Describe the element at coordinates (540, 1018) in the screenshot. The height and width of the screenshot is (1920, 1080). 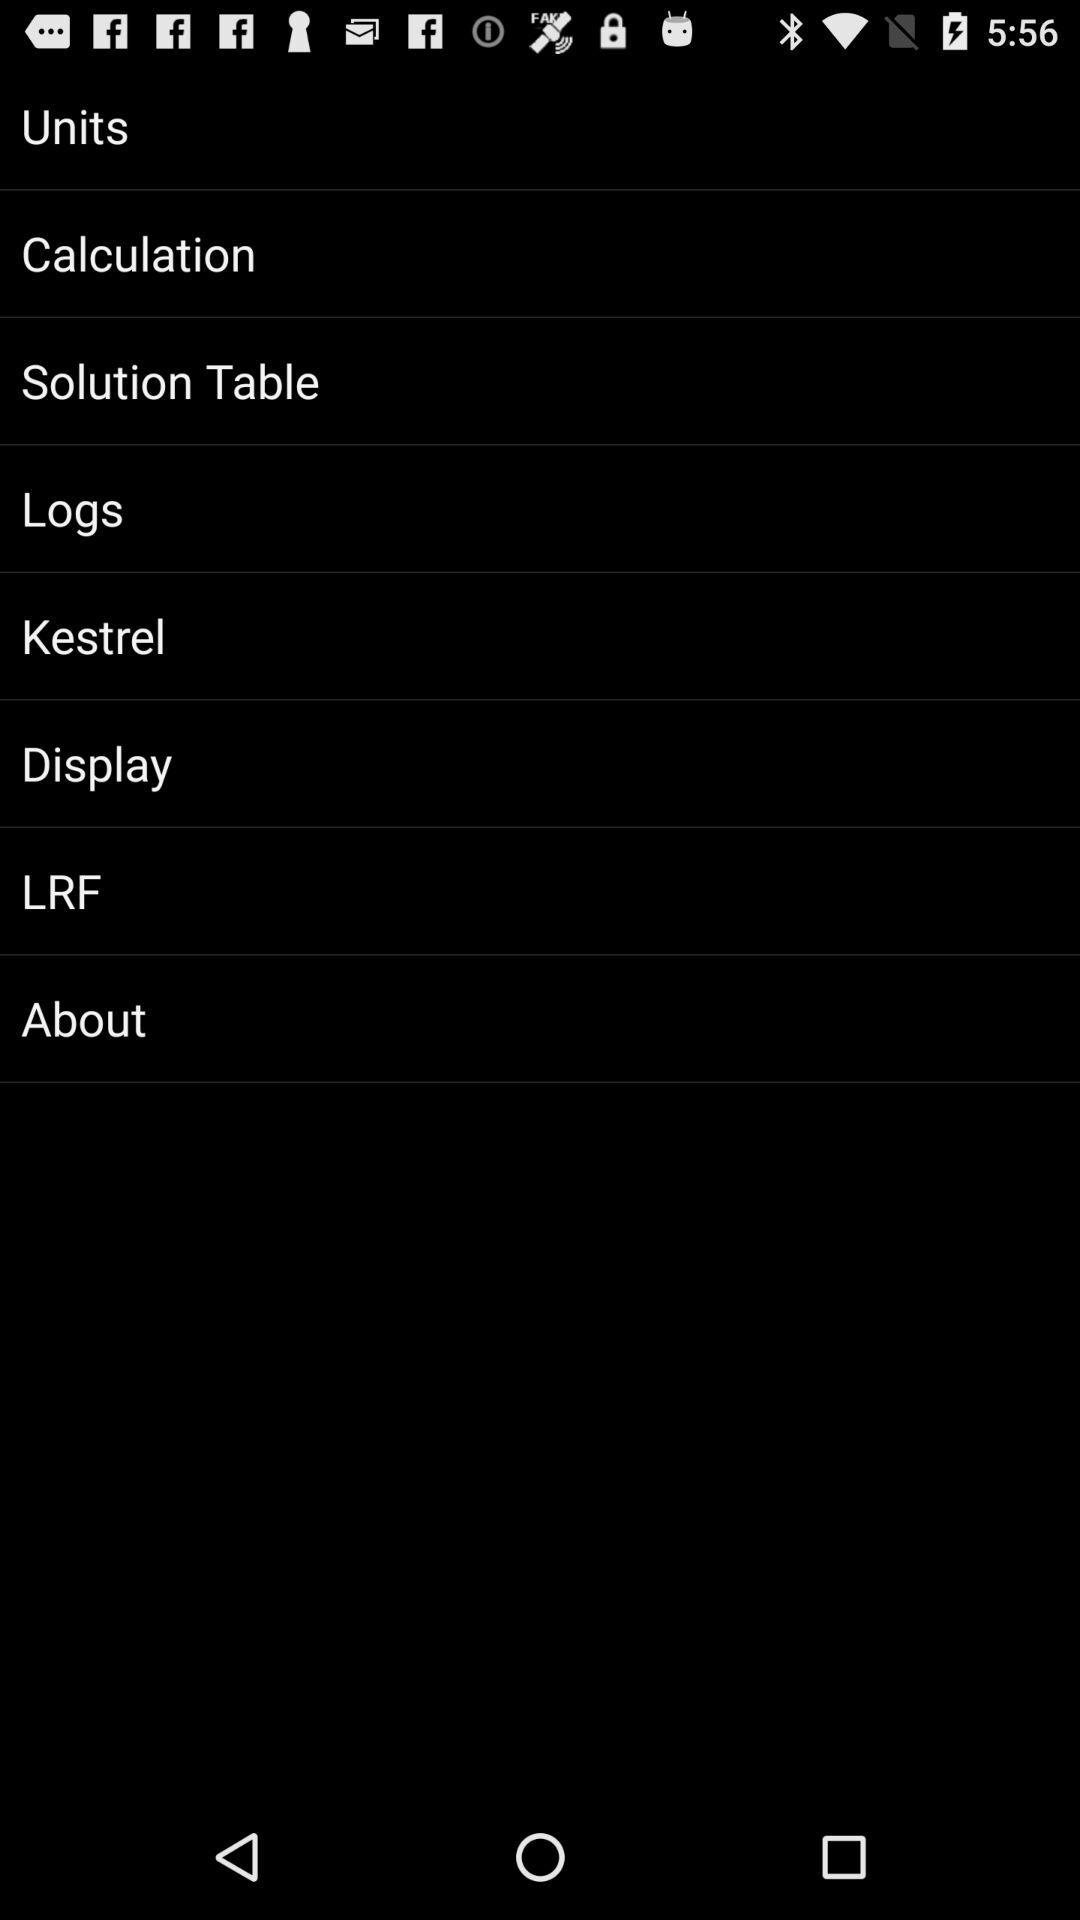
I see `the about item` at that location.